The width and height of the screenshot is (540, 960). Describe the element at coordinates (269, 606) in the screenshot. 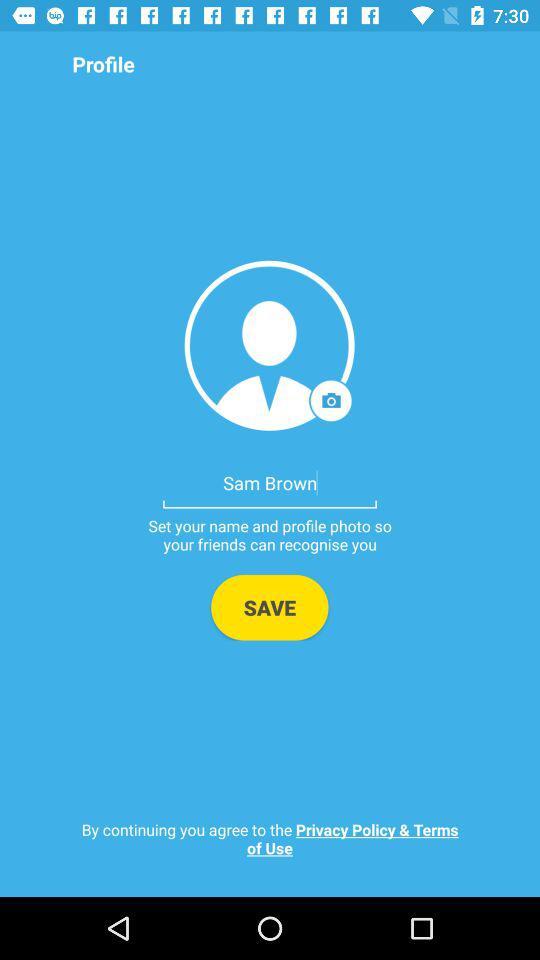

I see `the save item` at that location.